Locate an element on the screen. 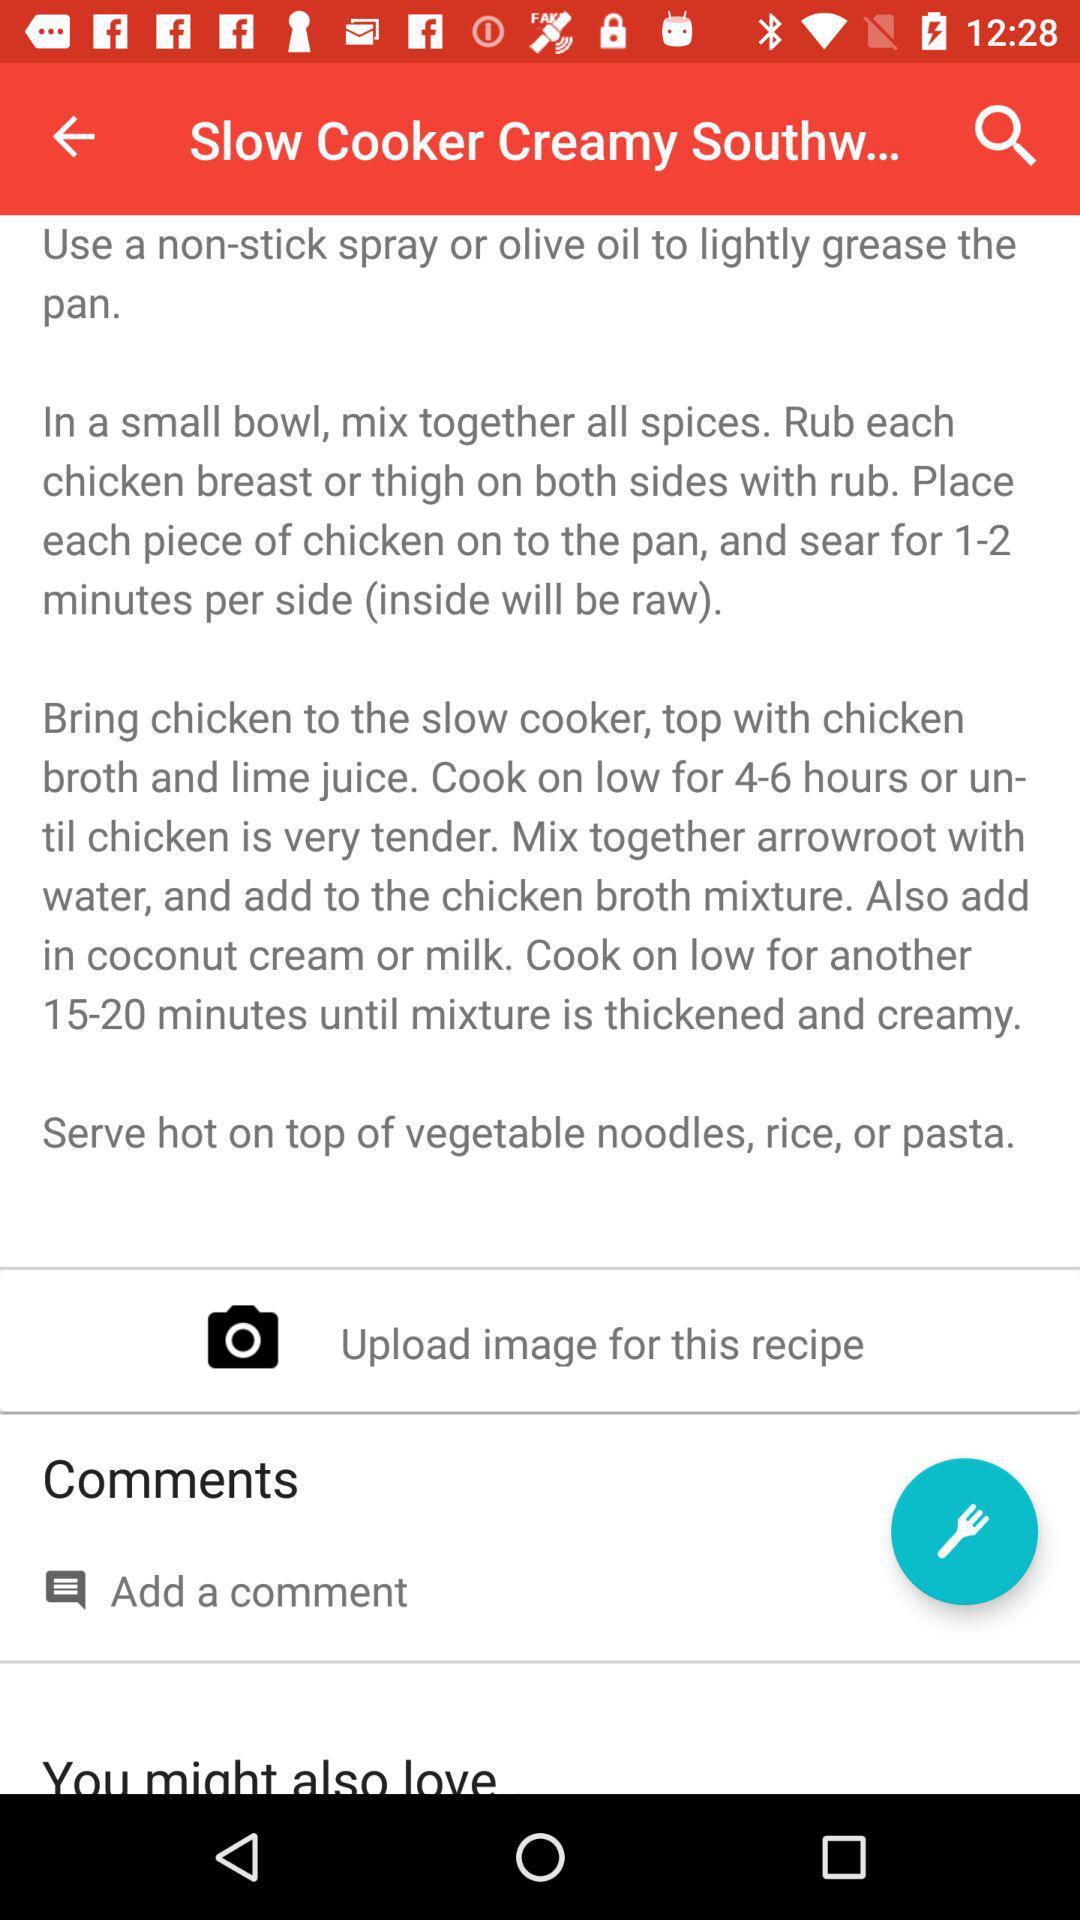  the item to the right of the comments item is located at coordinates (963, 1530).